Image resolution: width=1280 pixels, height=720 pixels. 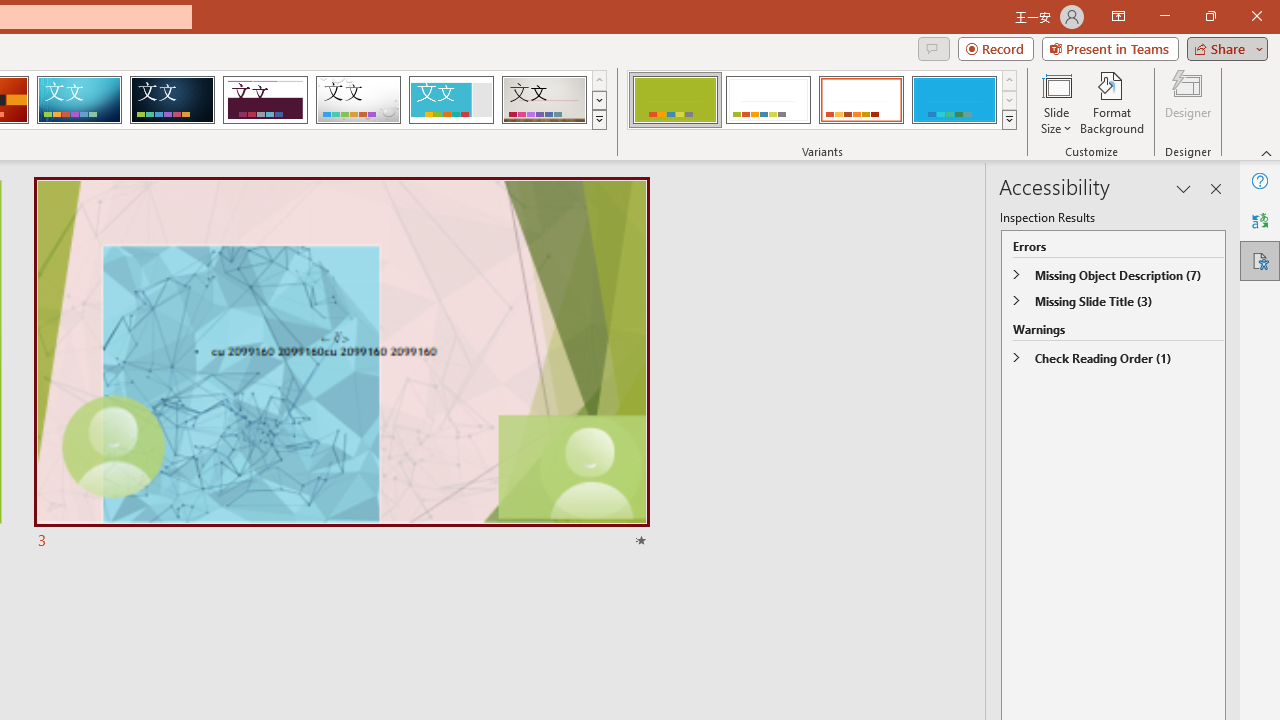 What do you see at coordinates (450, 100) in the screenshot?
I see `'Frame'` at bounding box center [450, 100].